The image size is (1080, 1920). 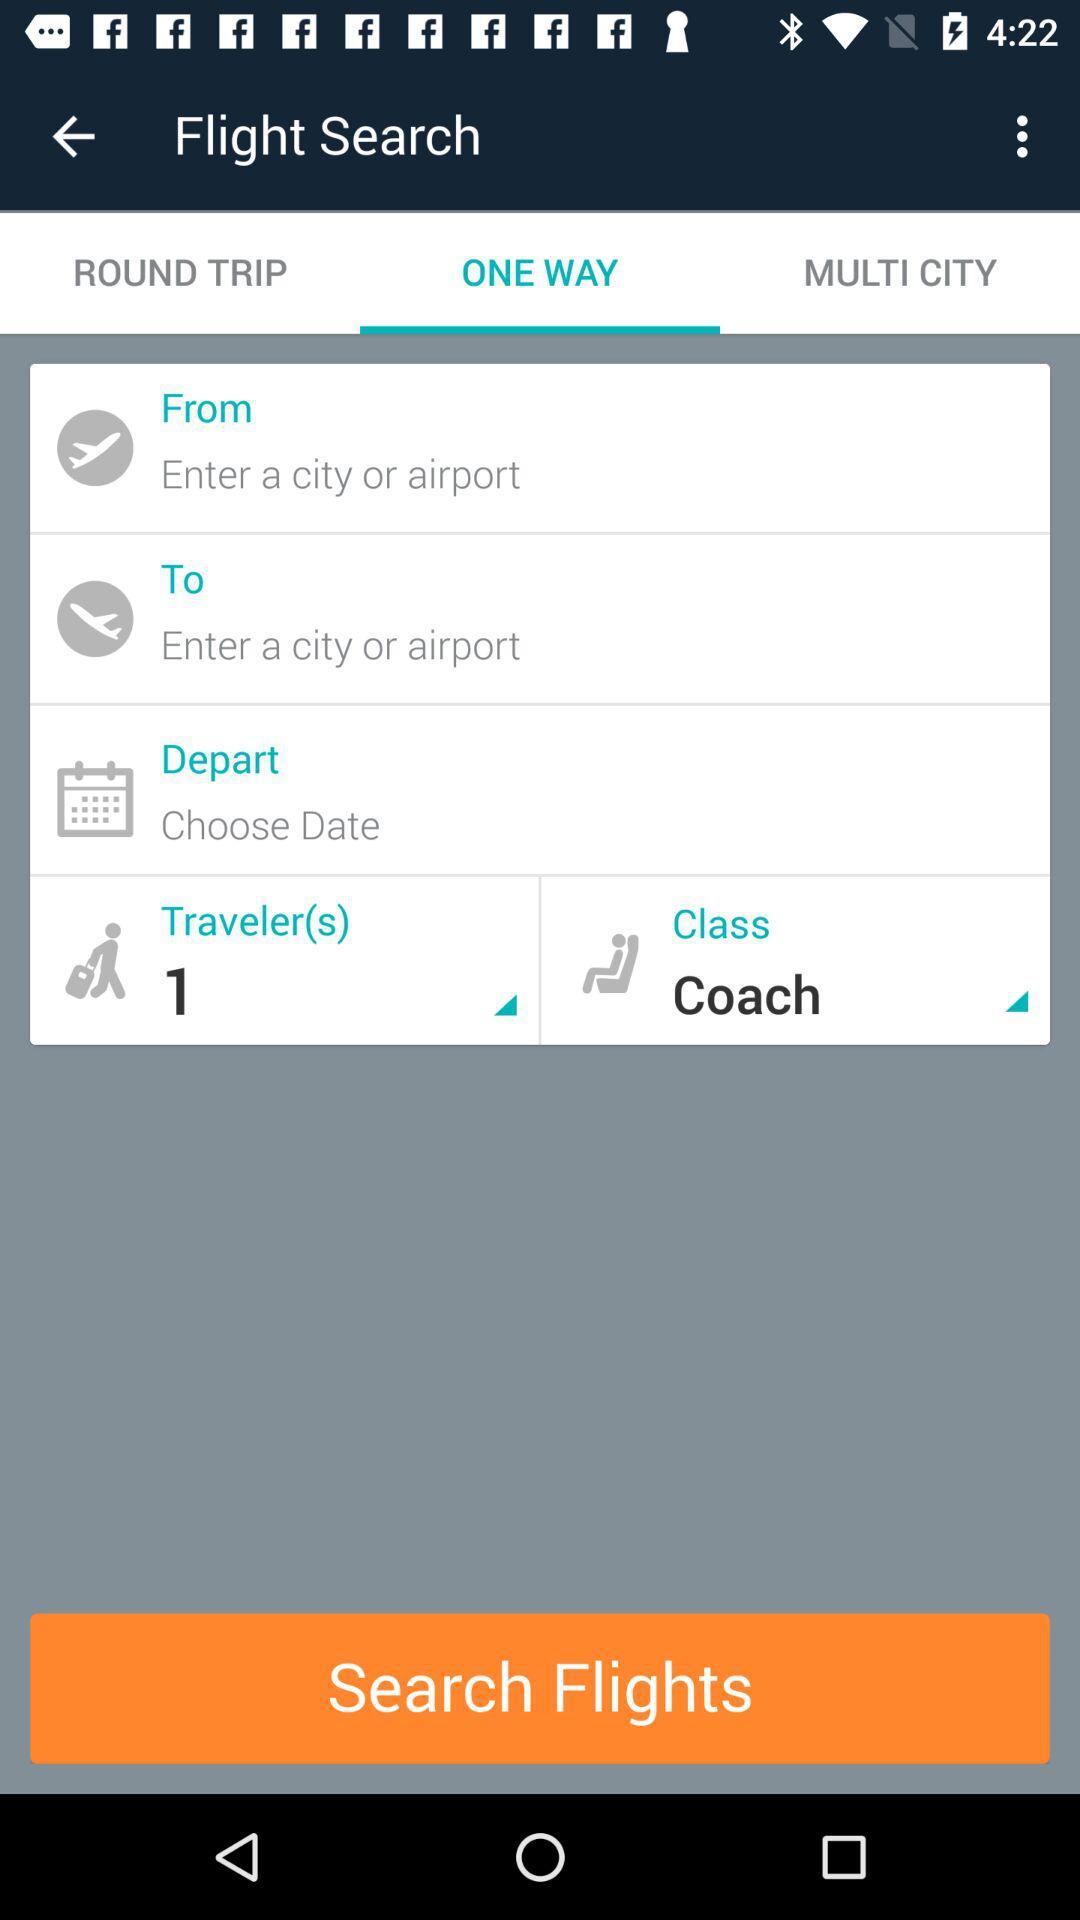 What do you see at coordinates (72, 135) in the screenshot?
I see `item to the left of the flight search icon` at bounding box center [72, 135].